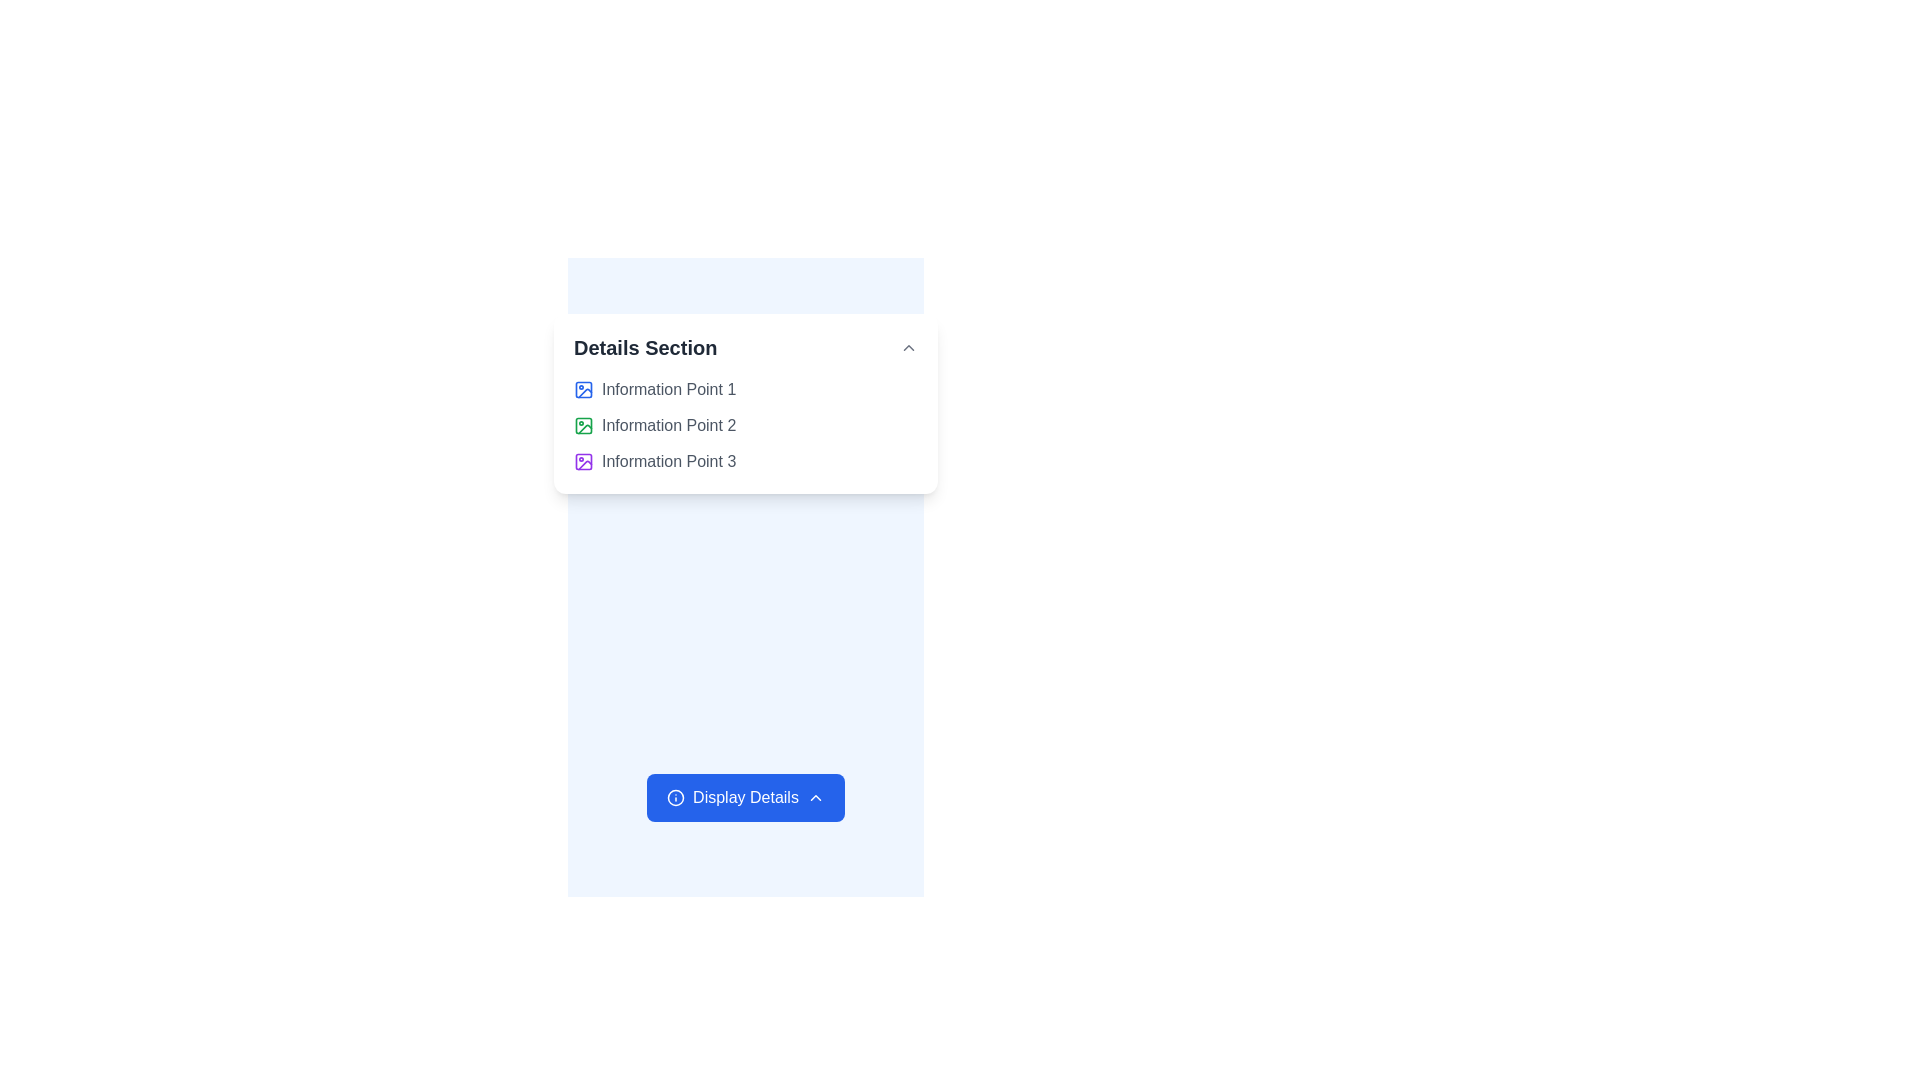 The image size is (1920, 1080). I want to click on the text labeled 'Information Point 2' styled in gray color, so click(669, 424).